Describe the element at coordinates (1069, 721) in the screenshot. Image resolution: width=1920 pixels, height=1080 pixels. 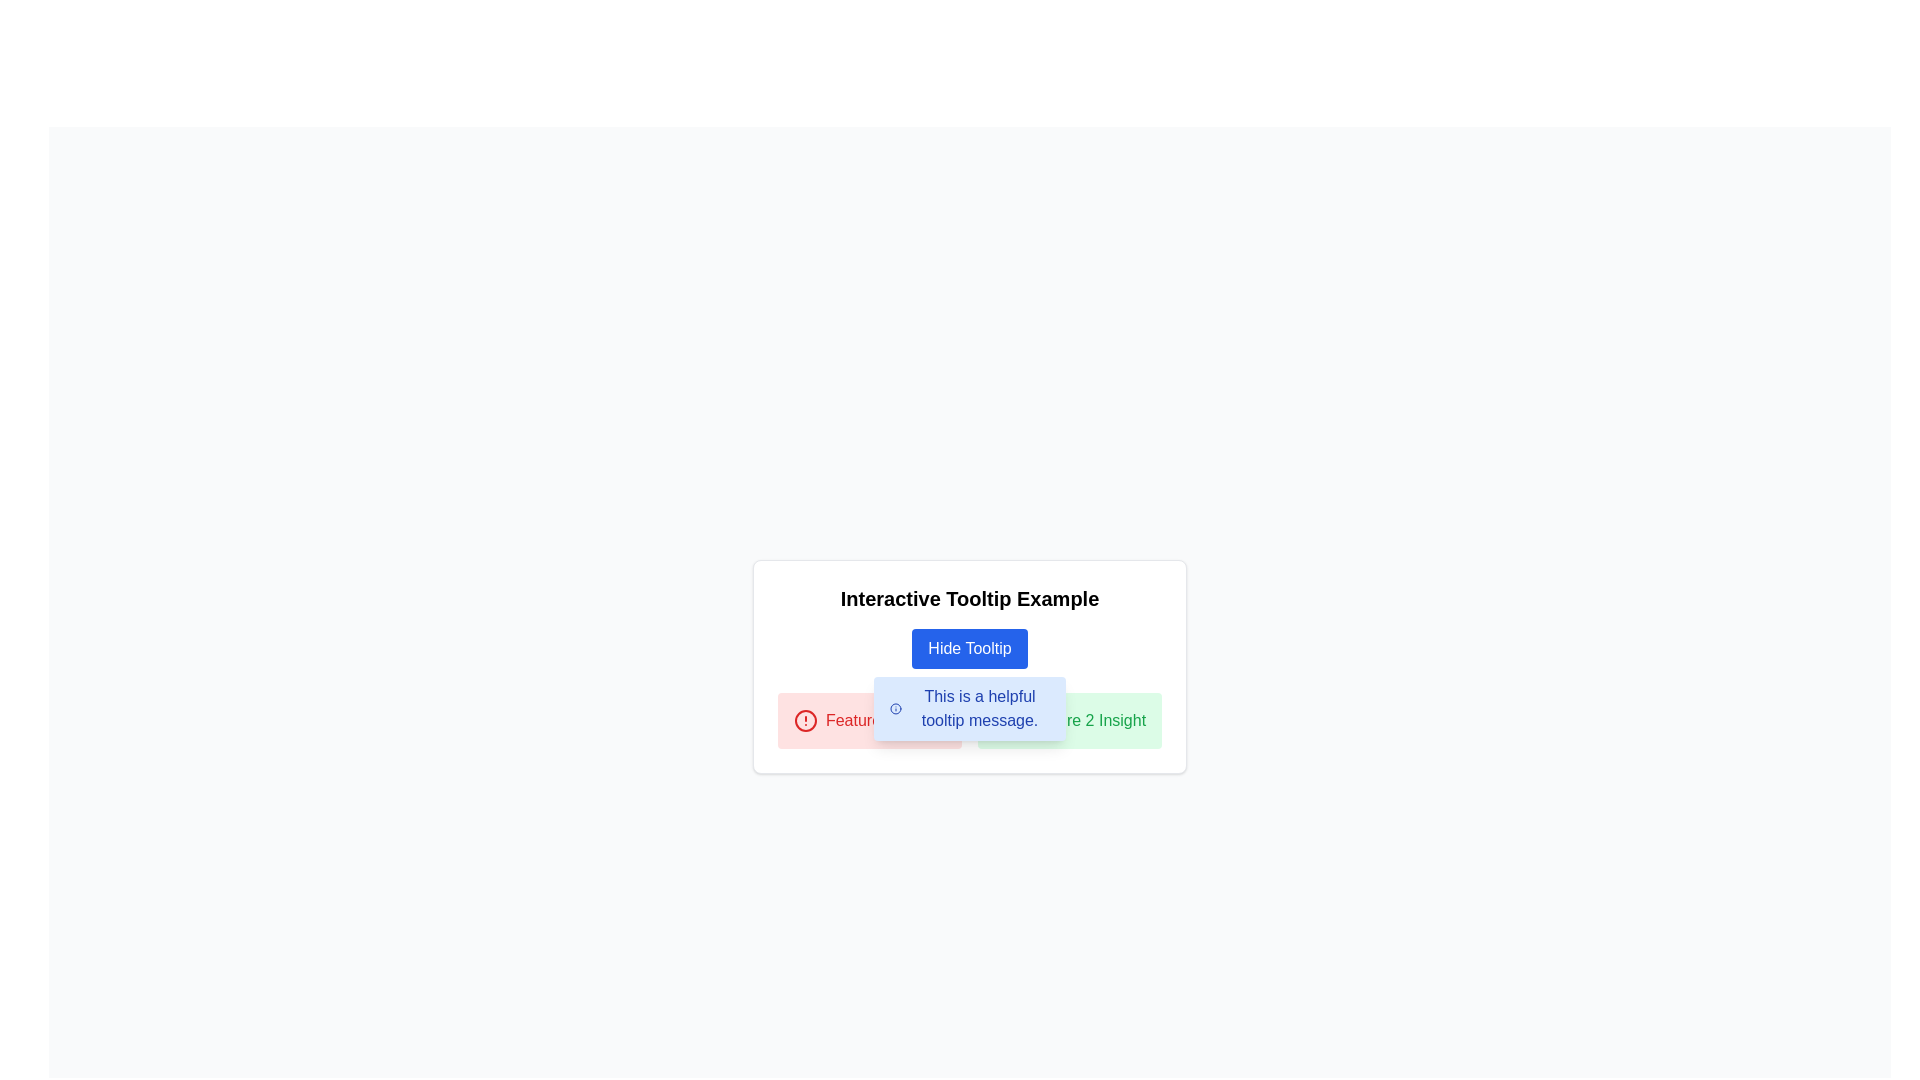
I see `the informational banner labeled 'Feature 2 Insight', which is a green box with rounded corners and an alert icon to the left of the text` at that location.